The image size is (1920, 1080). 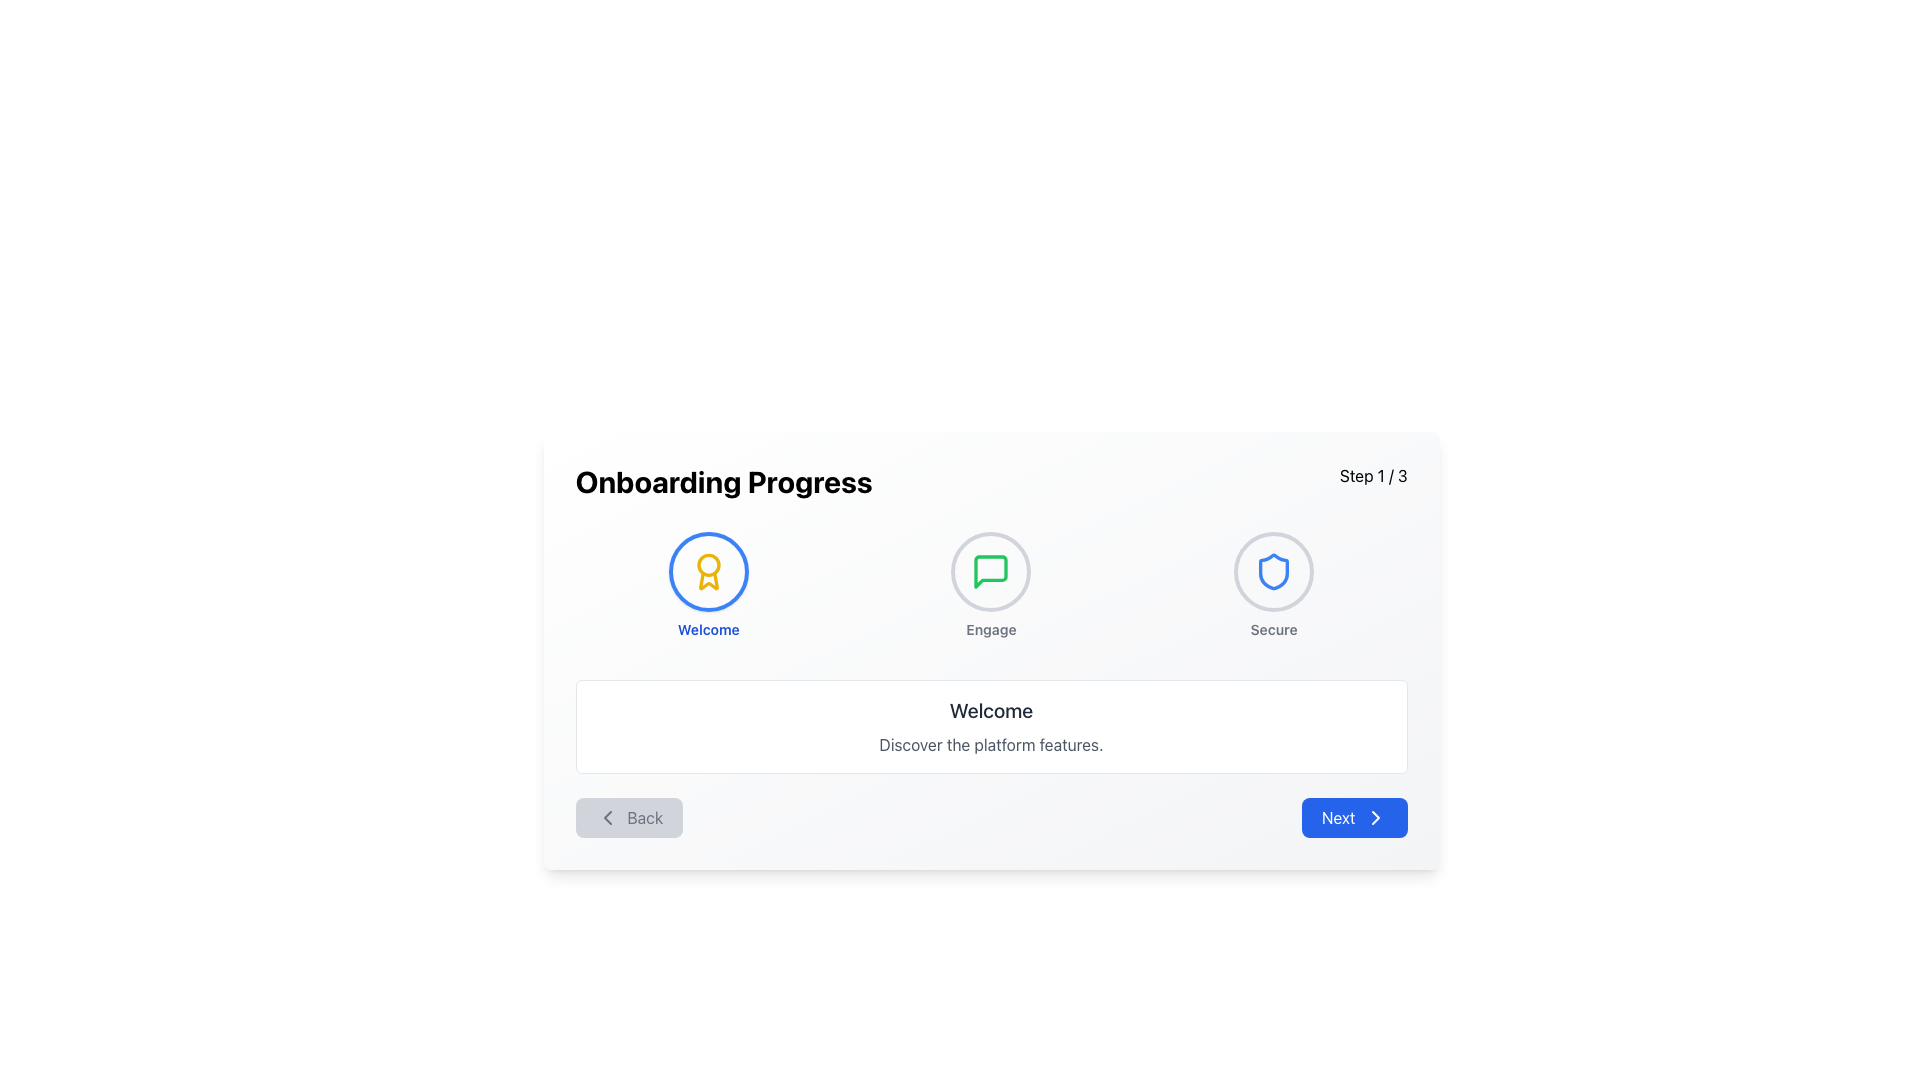 What do you see at coordinates (991, 726) in the screenshot?
I see `information displayed in the text block that says 'Welcome' and 'Discover the platform features.' located centrally below the icons labeled 'Welcome', 'Engage', and 'Secure'` at bounding box center [991, 726].